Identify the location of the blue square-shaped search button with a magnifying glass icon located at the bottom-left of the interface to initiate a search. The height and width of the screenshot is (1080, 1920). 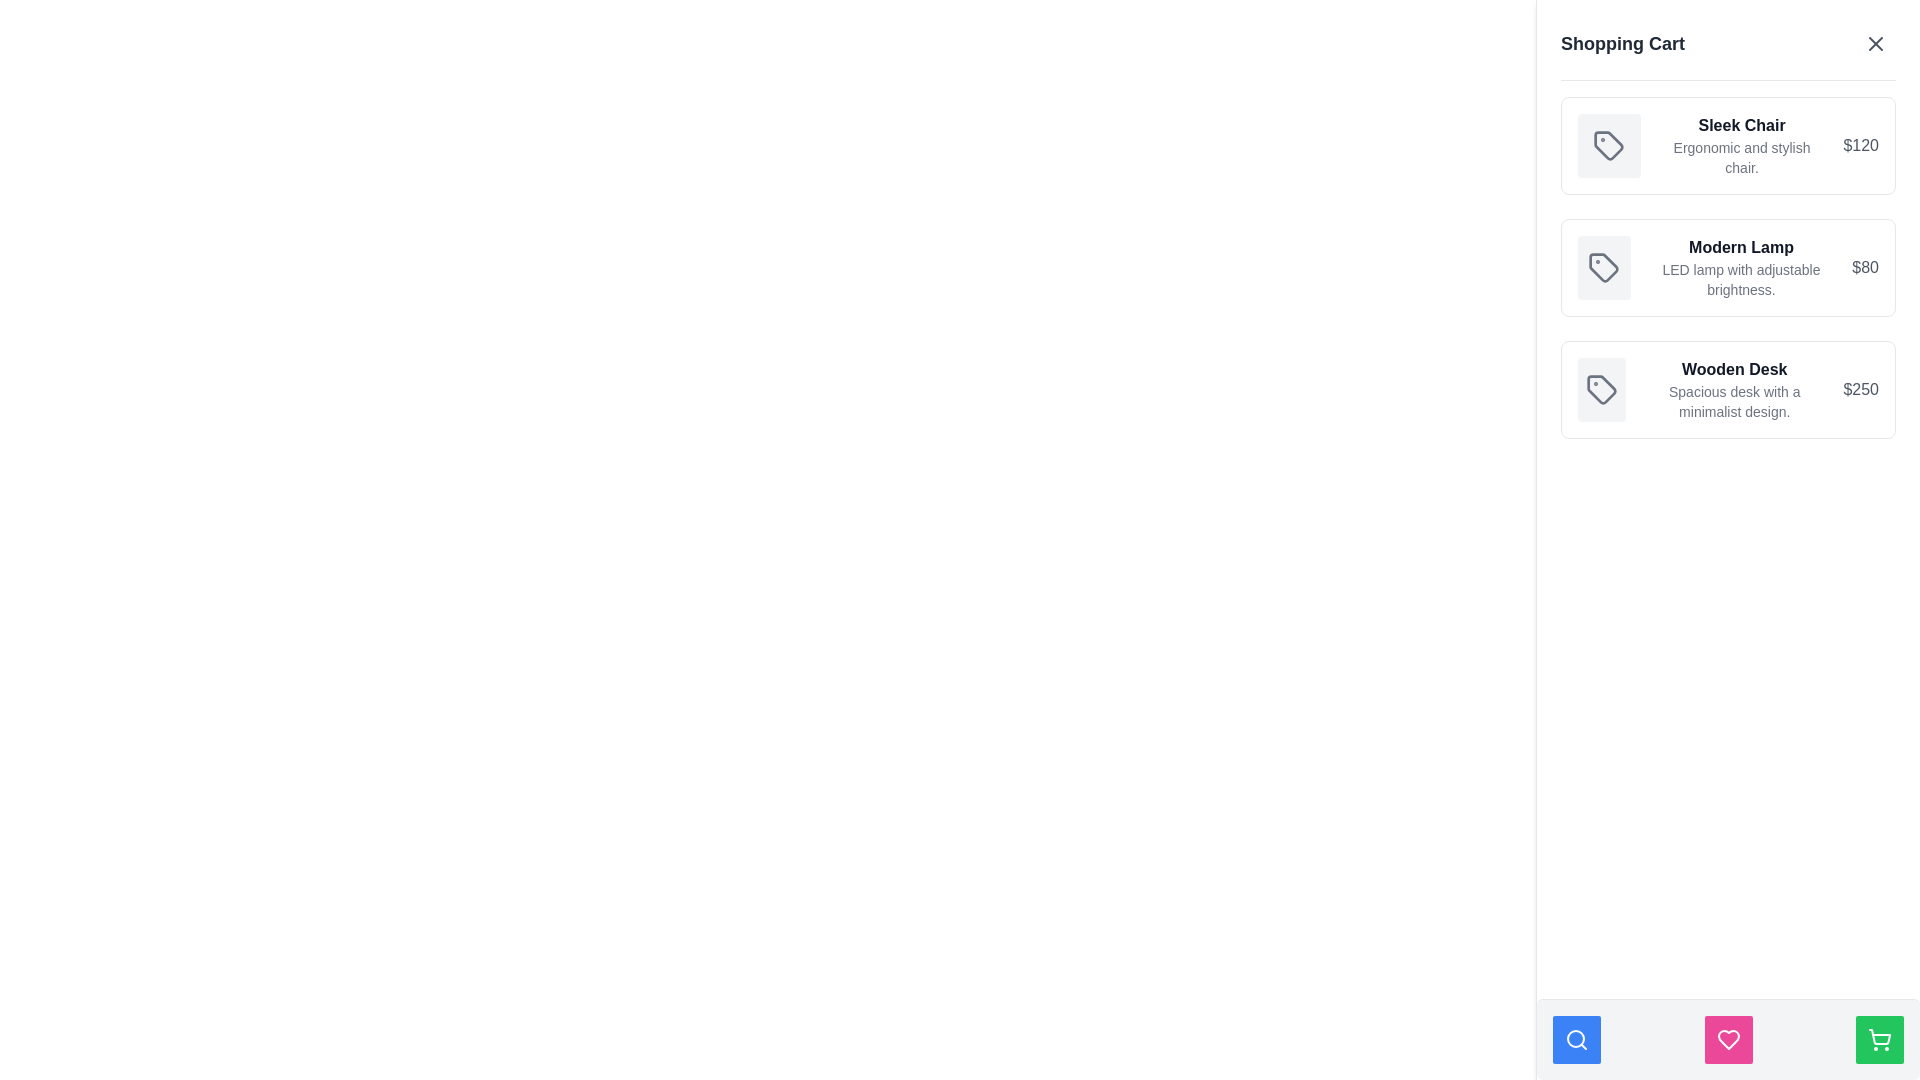
(1576, 1039).